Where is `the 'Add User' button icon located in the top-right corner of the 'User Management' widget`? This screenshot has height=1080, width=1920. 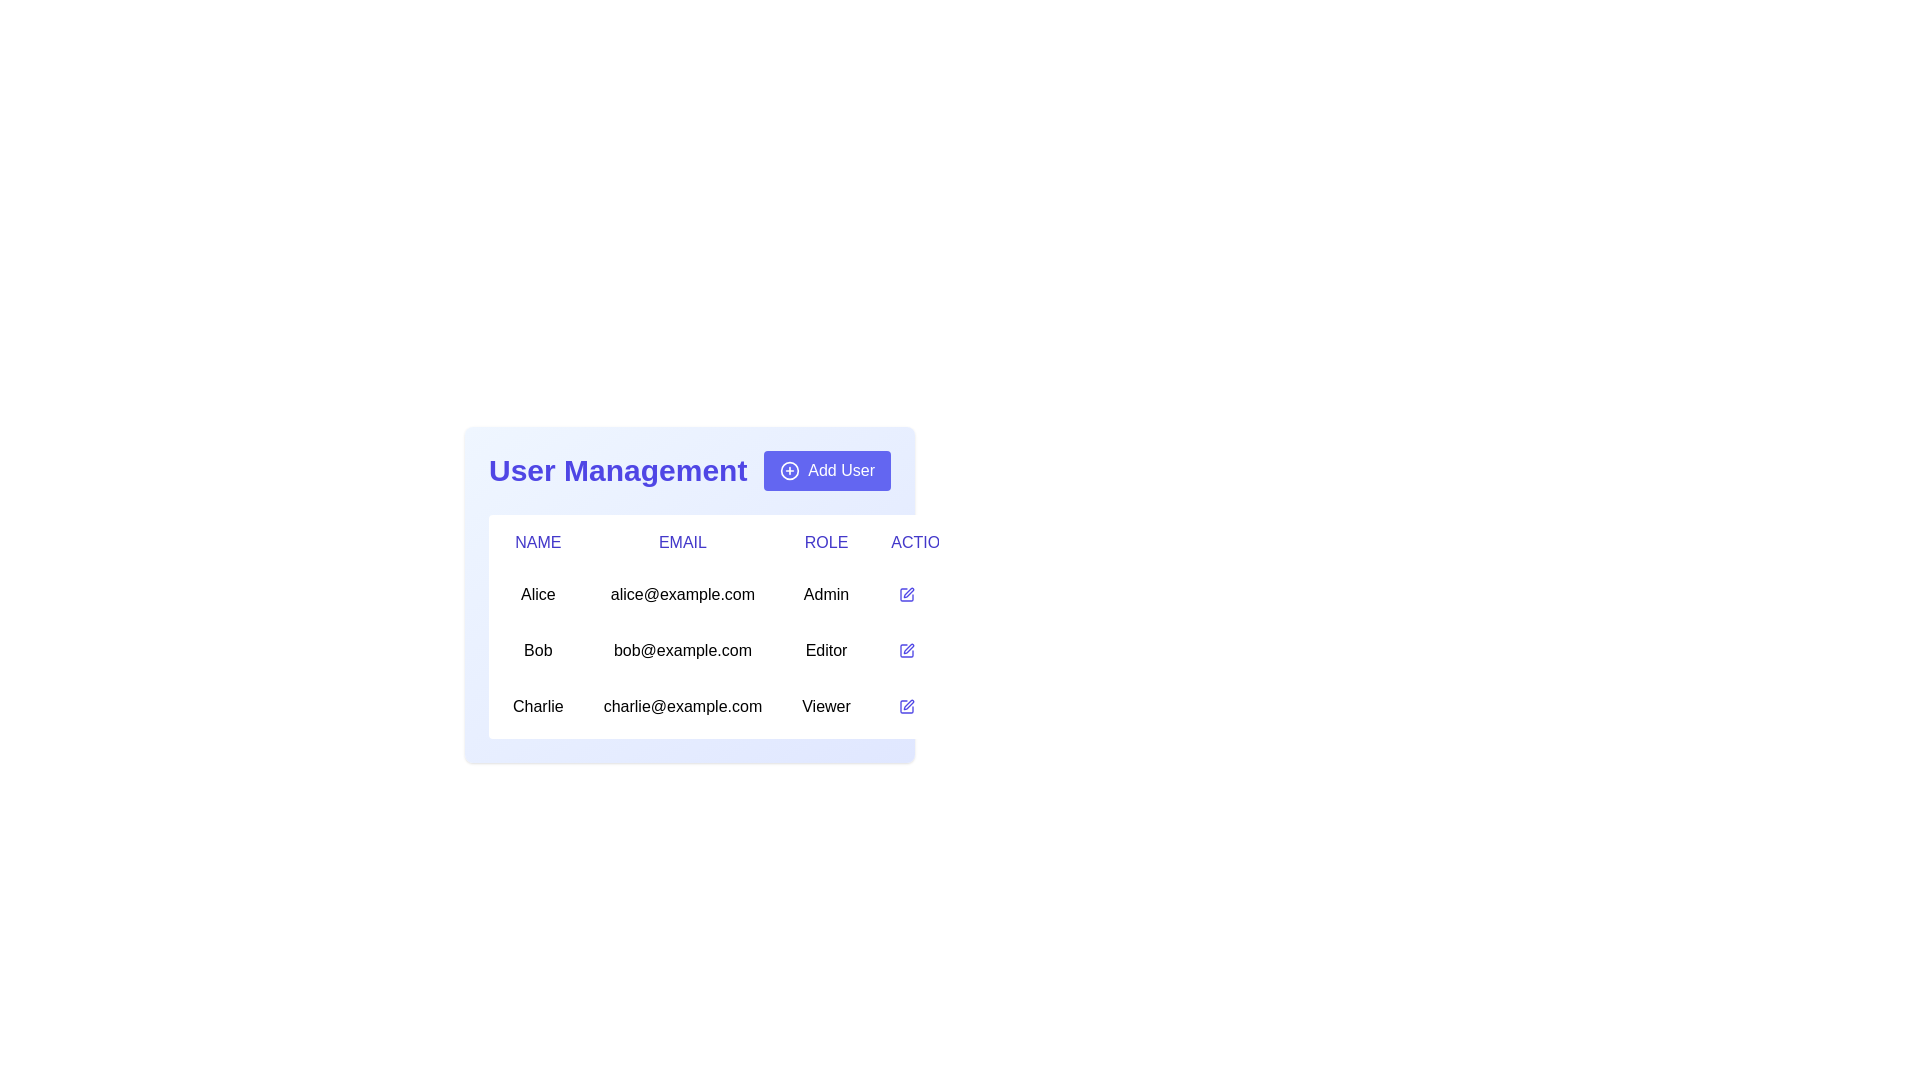 the 'Add User' button icon located in the top-right corner of the 'User Management' widget is located at coordinates (789, 470).